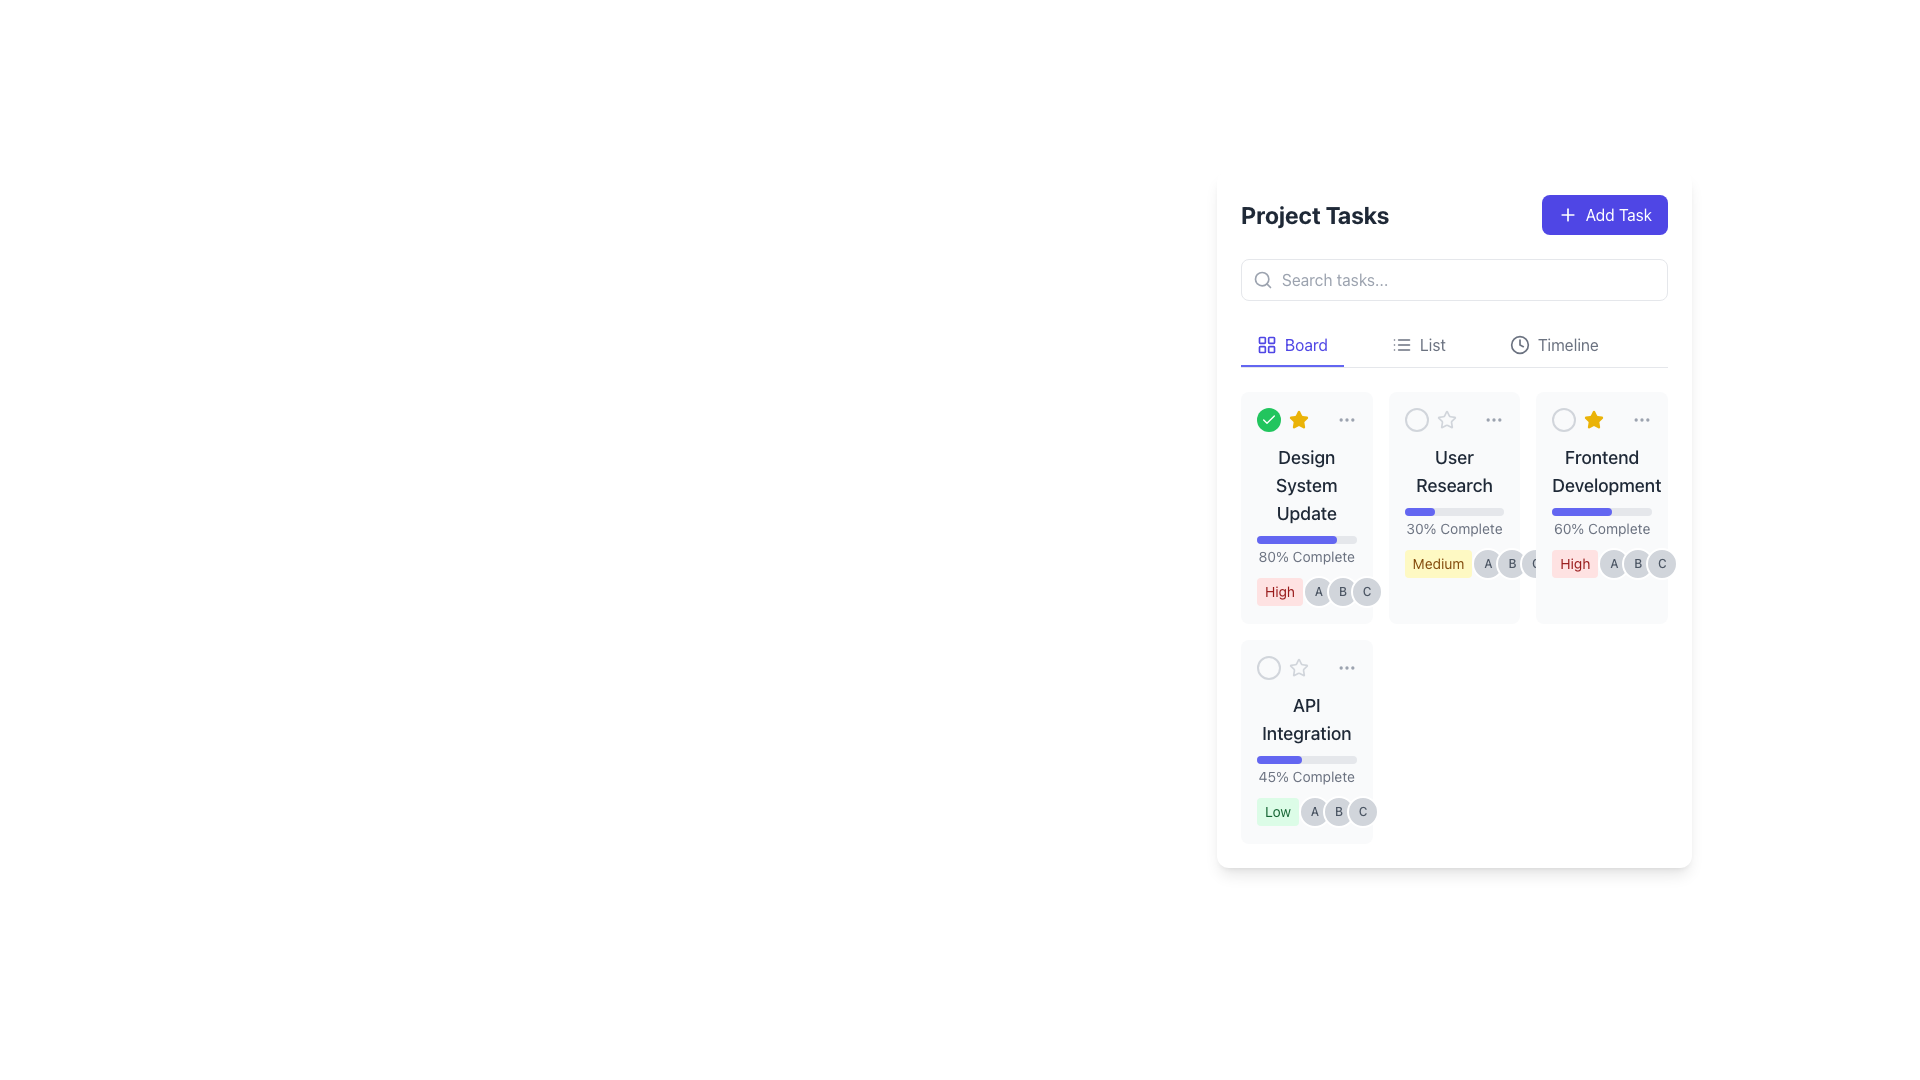 The width and height of the screenshot is (1920, 1080). What do you see at coordinates (1602, 471) in the screenshot?
I see `the Text label displaying the title of the task related to 'Frontend Development', located in the upper section of the task card in the third column of the project task board` at bounding box center [1602, 471].